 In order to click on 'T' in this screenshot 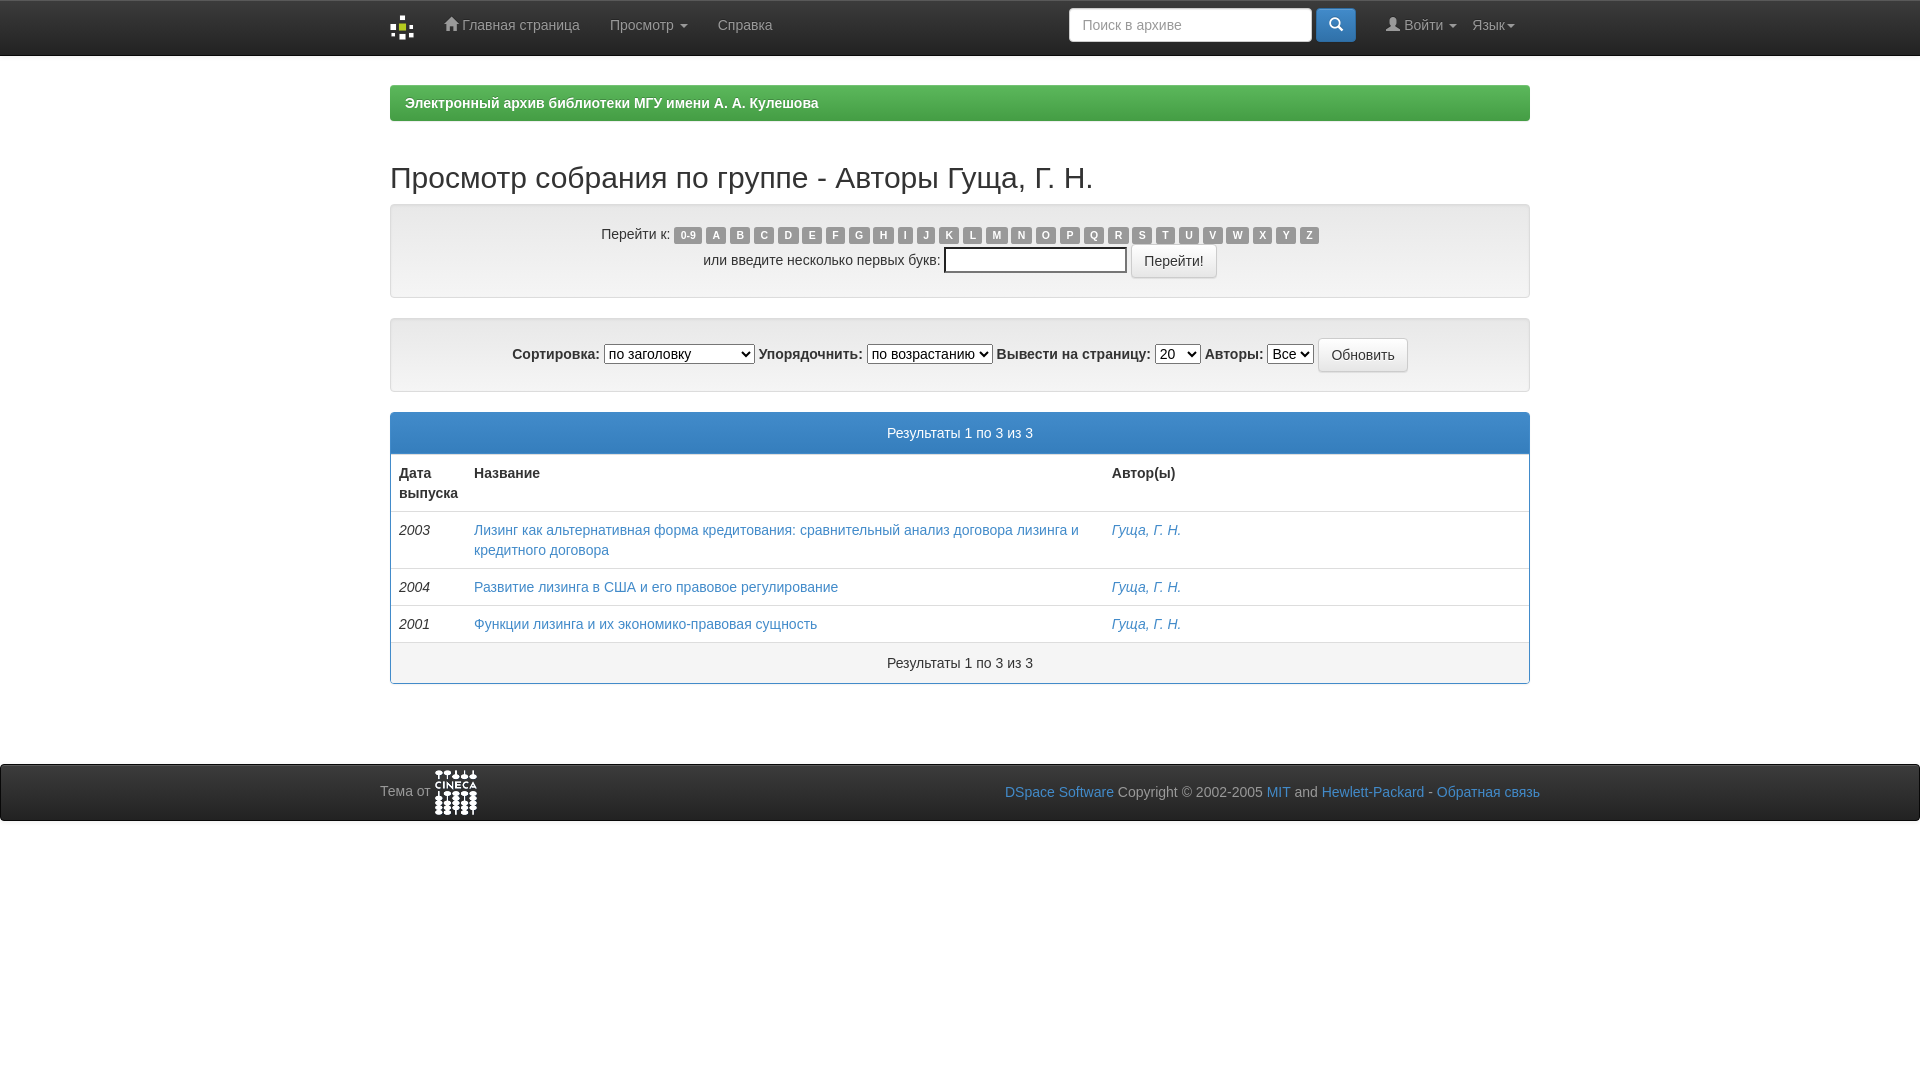, I will do `click(1165, 234)`.